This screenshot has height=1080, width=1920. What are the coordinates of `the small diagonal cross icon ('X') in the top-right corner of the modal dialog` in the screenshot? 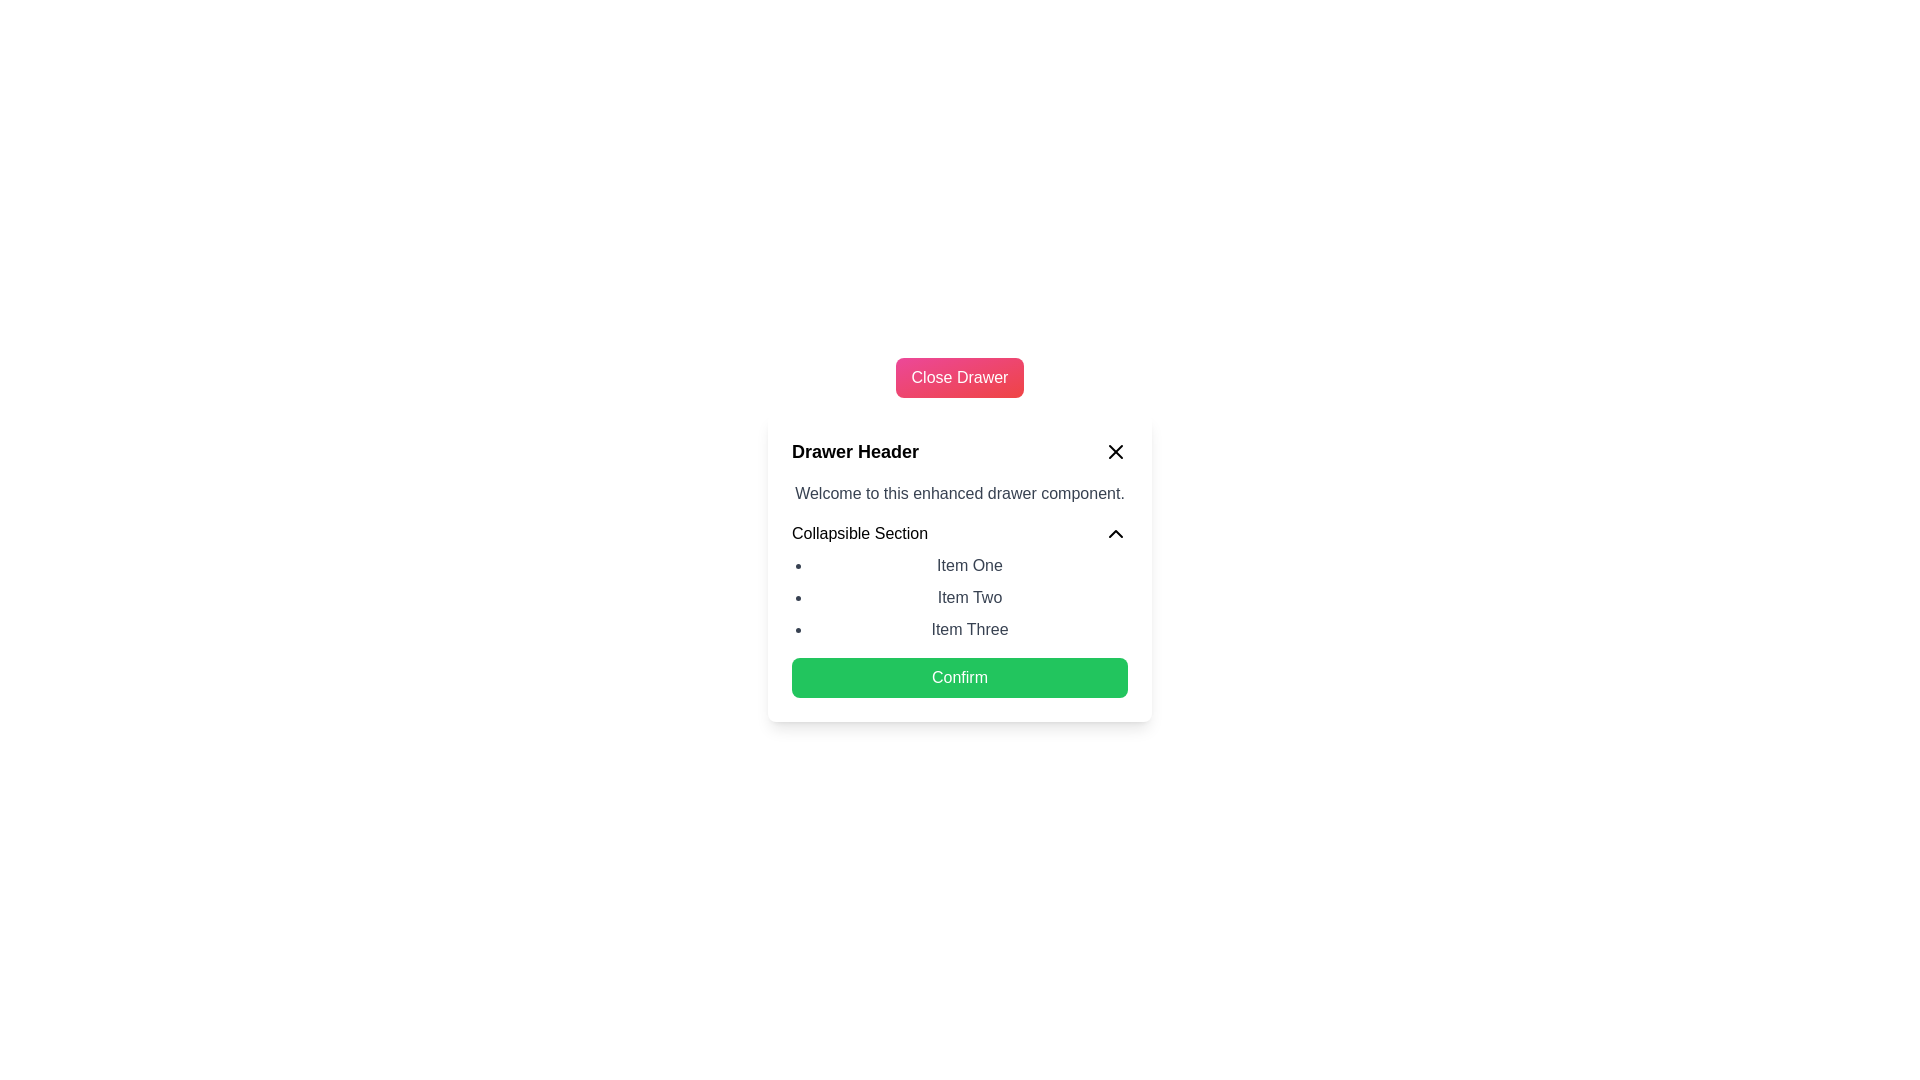 It's located at (1115, 451).